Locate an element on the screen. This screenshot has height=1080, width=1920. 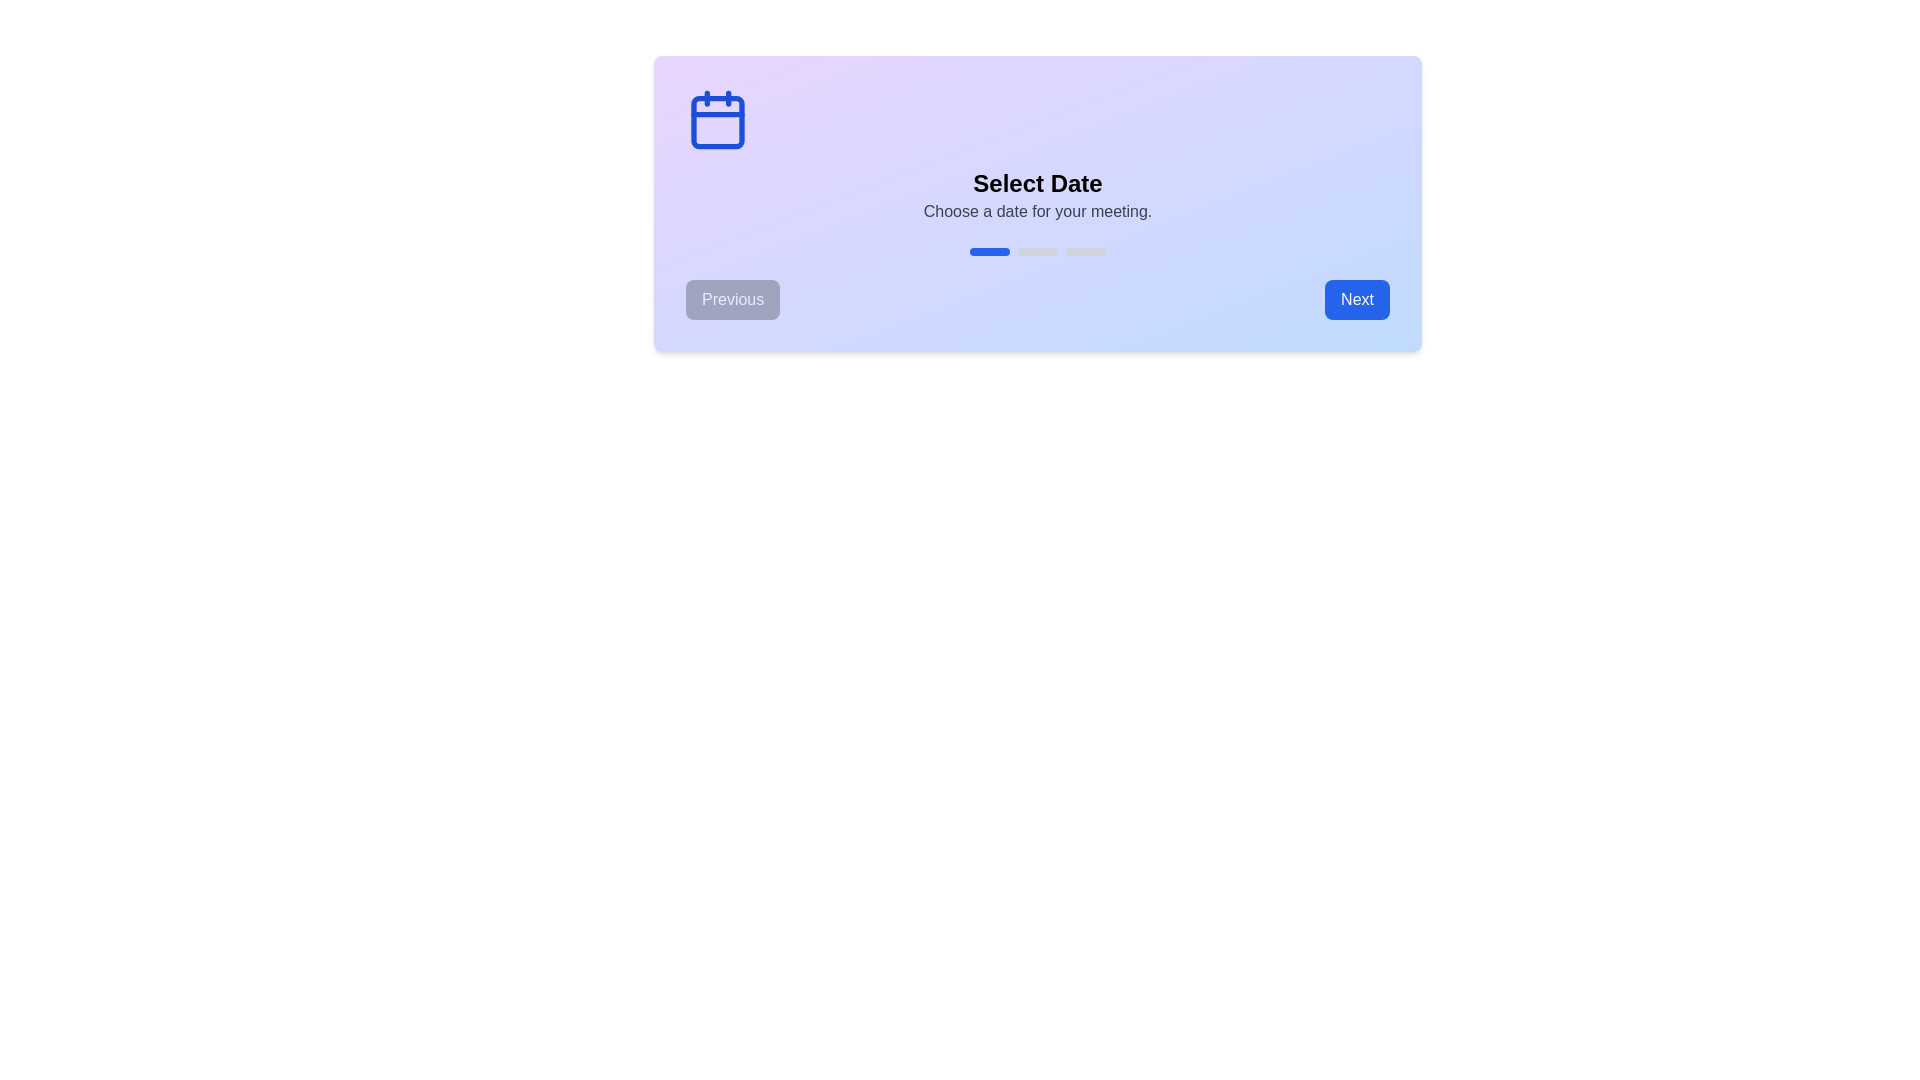
the Next button to navigate between steps is located at coordinates (1357, 300).